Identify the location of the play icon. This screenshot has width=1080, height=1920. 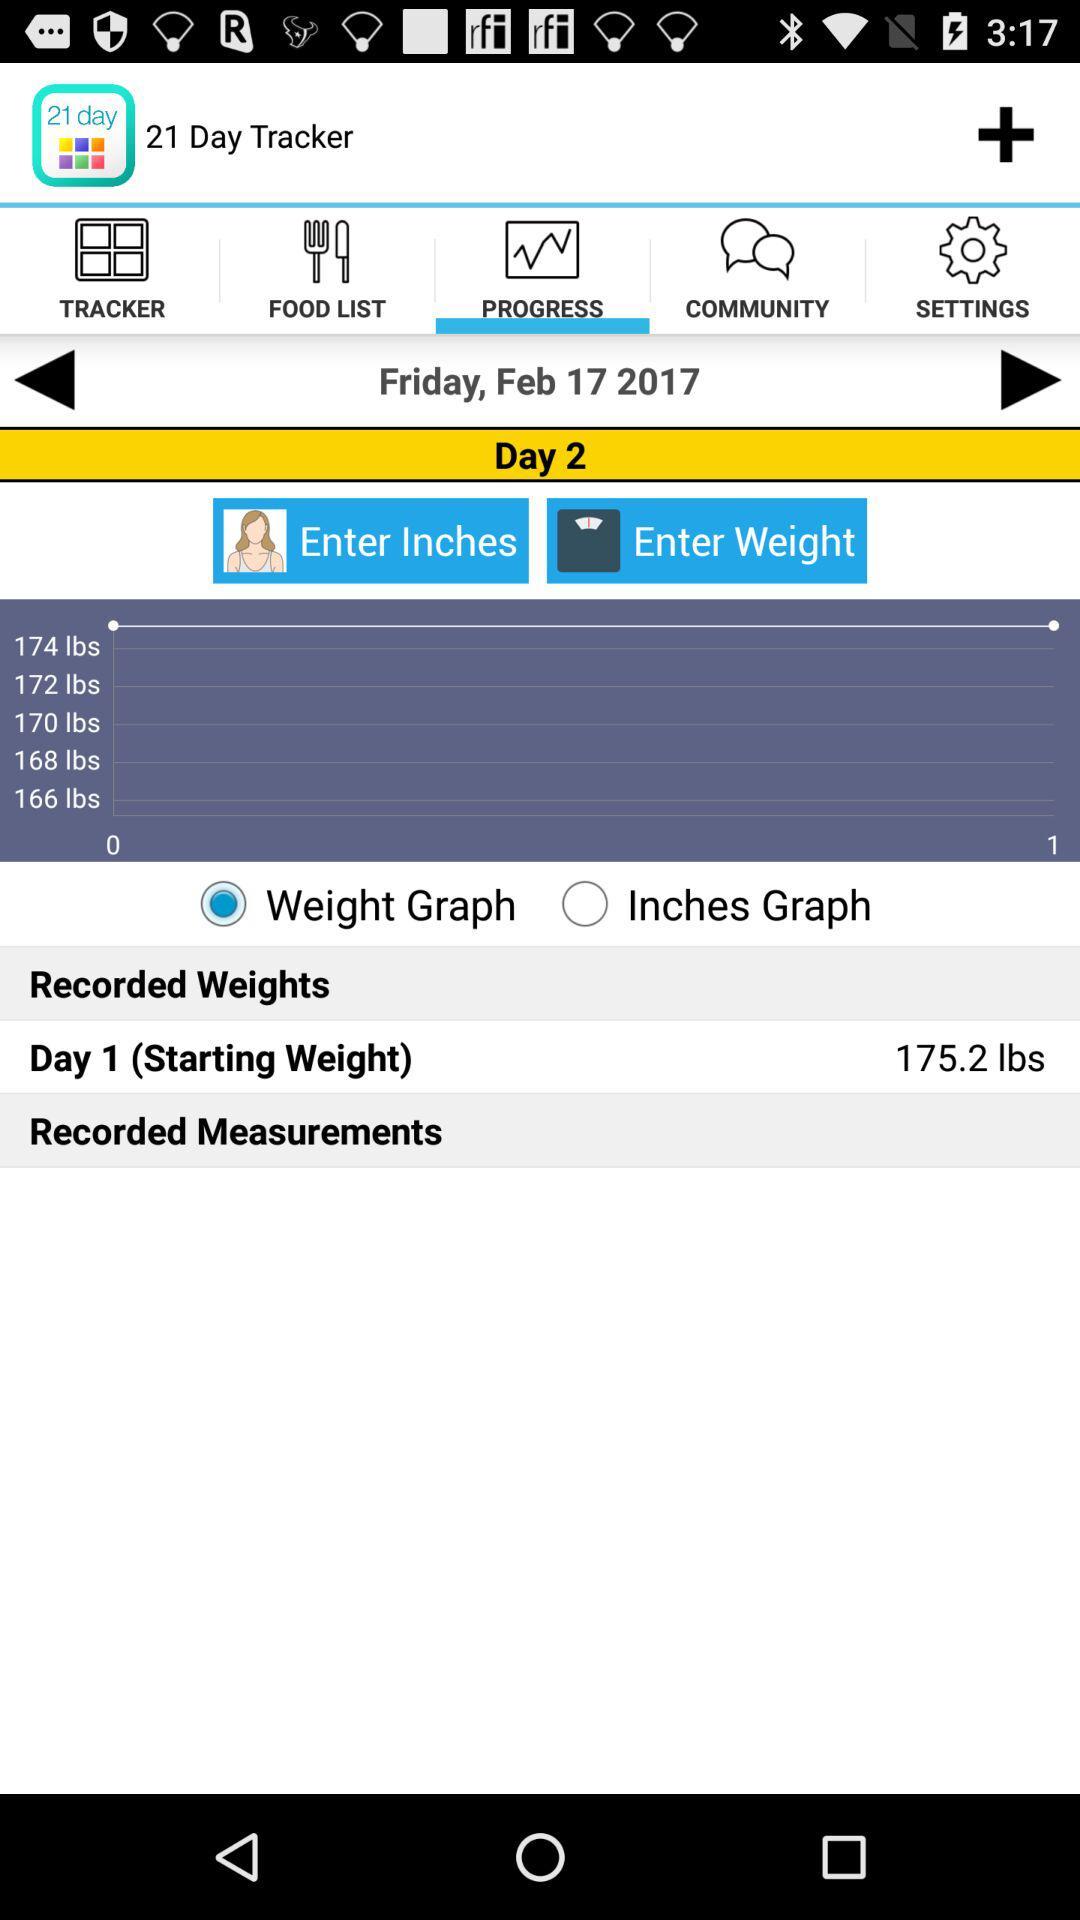
(1033, 406).